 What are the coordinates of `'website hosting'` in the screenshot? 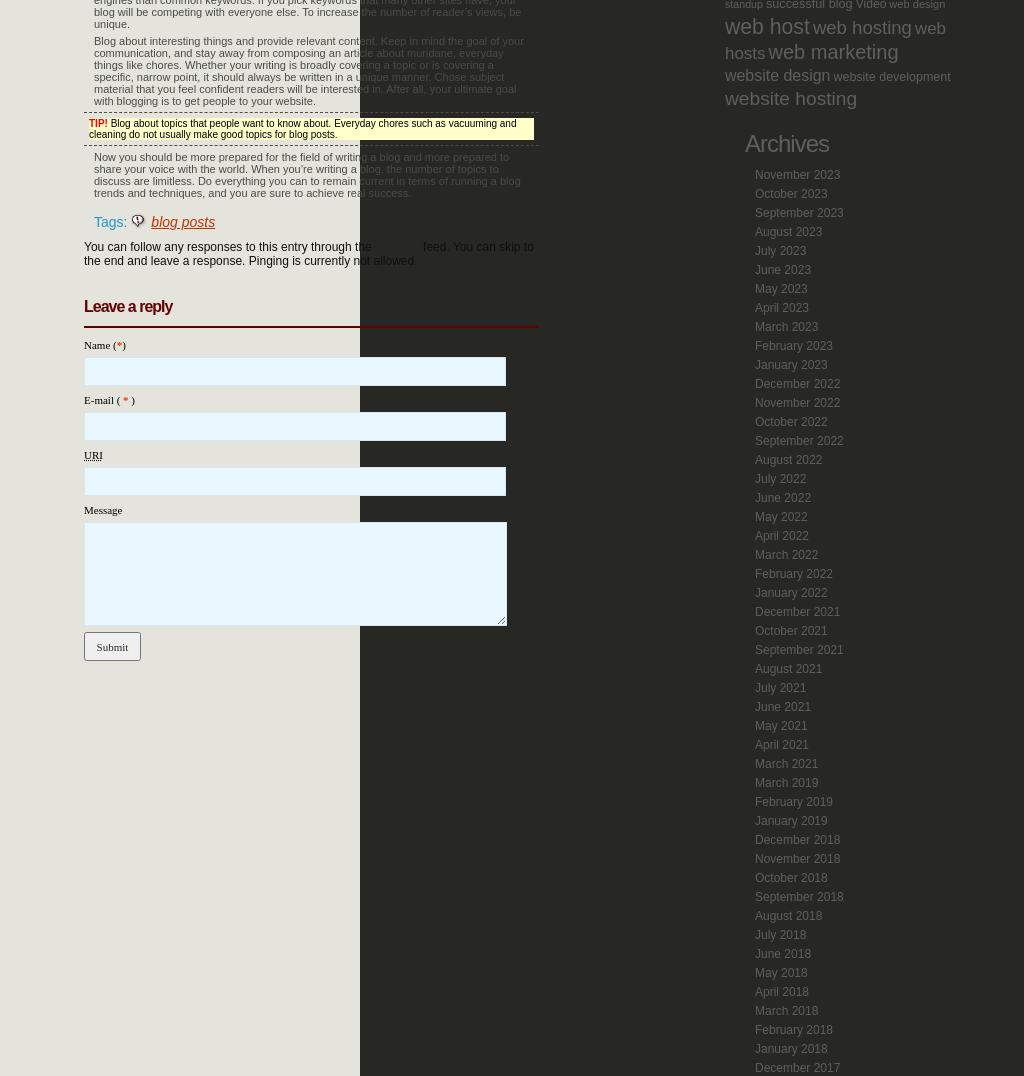 It's located at (791, 97).